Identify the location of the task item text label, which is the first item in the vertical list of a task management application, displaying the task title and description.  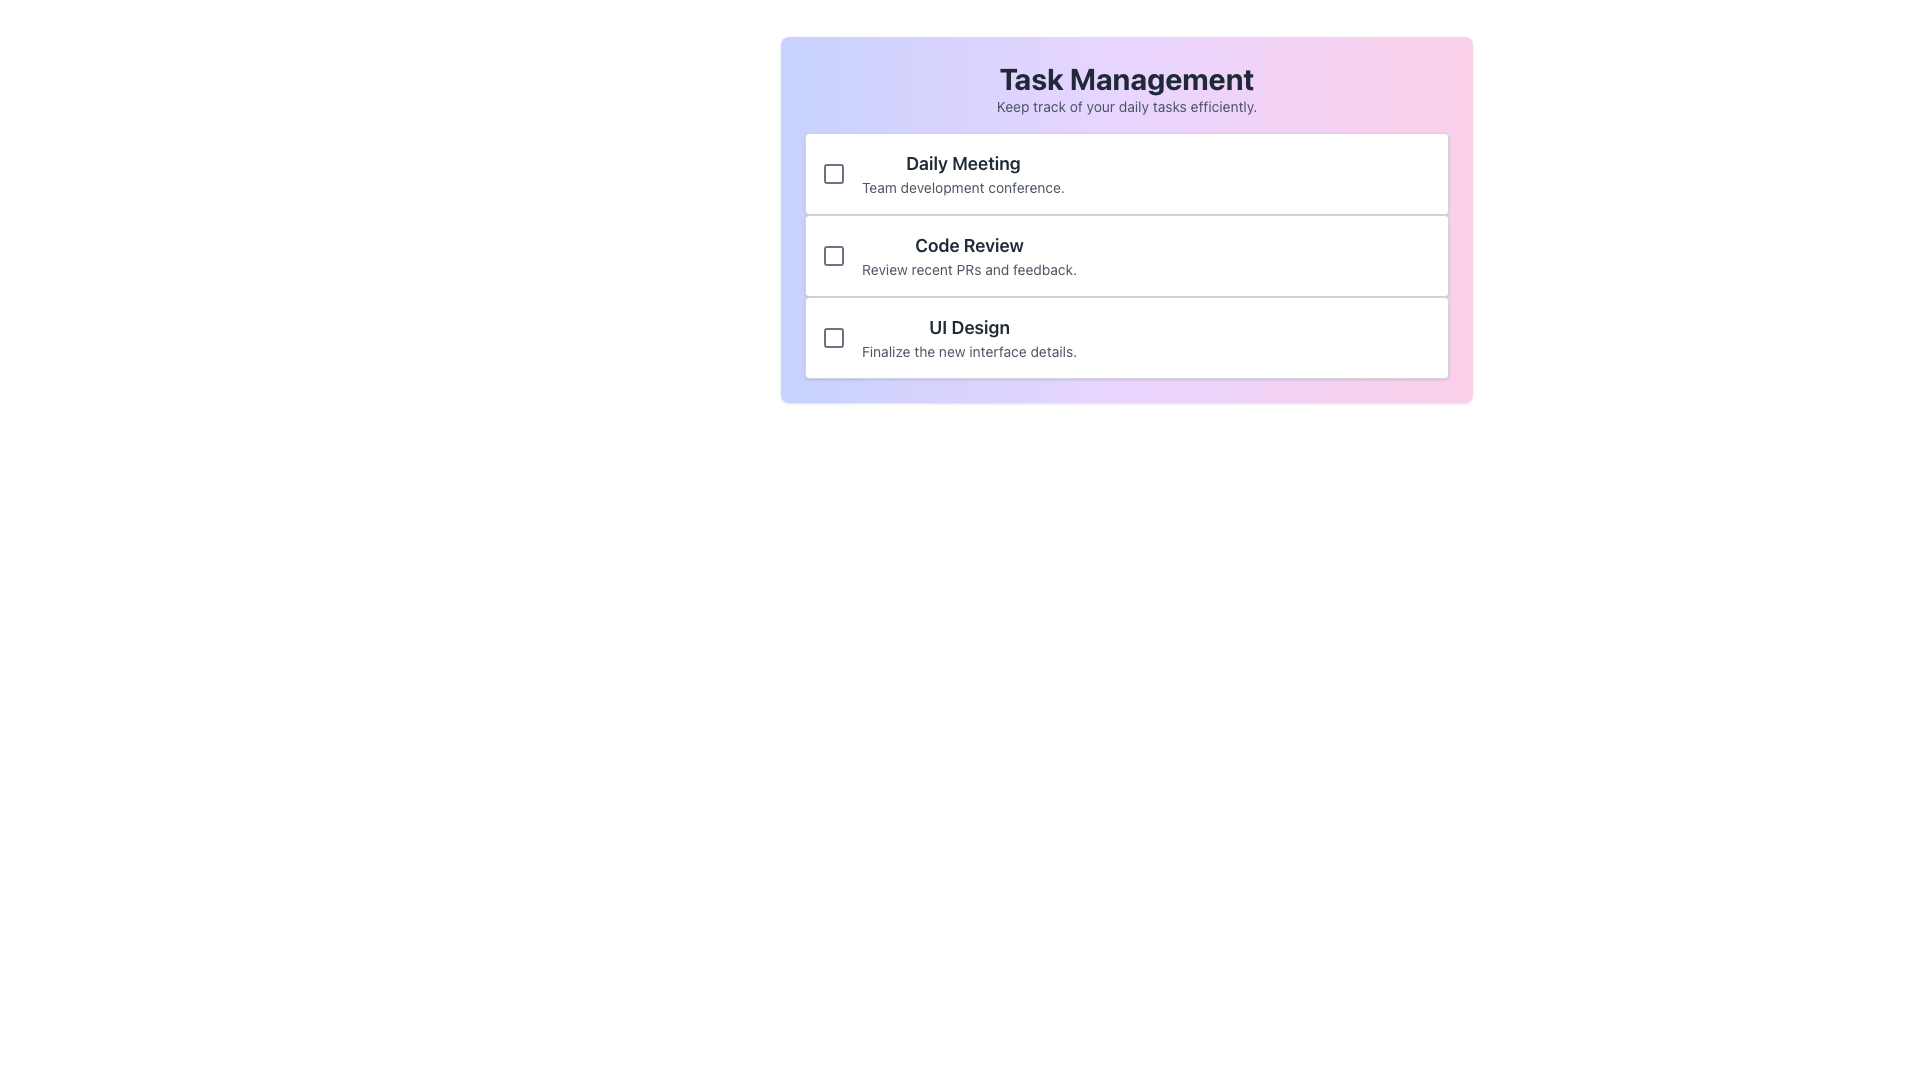
(963, 172).